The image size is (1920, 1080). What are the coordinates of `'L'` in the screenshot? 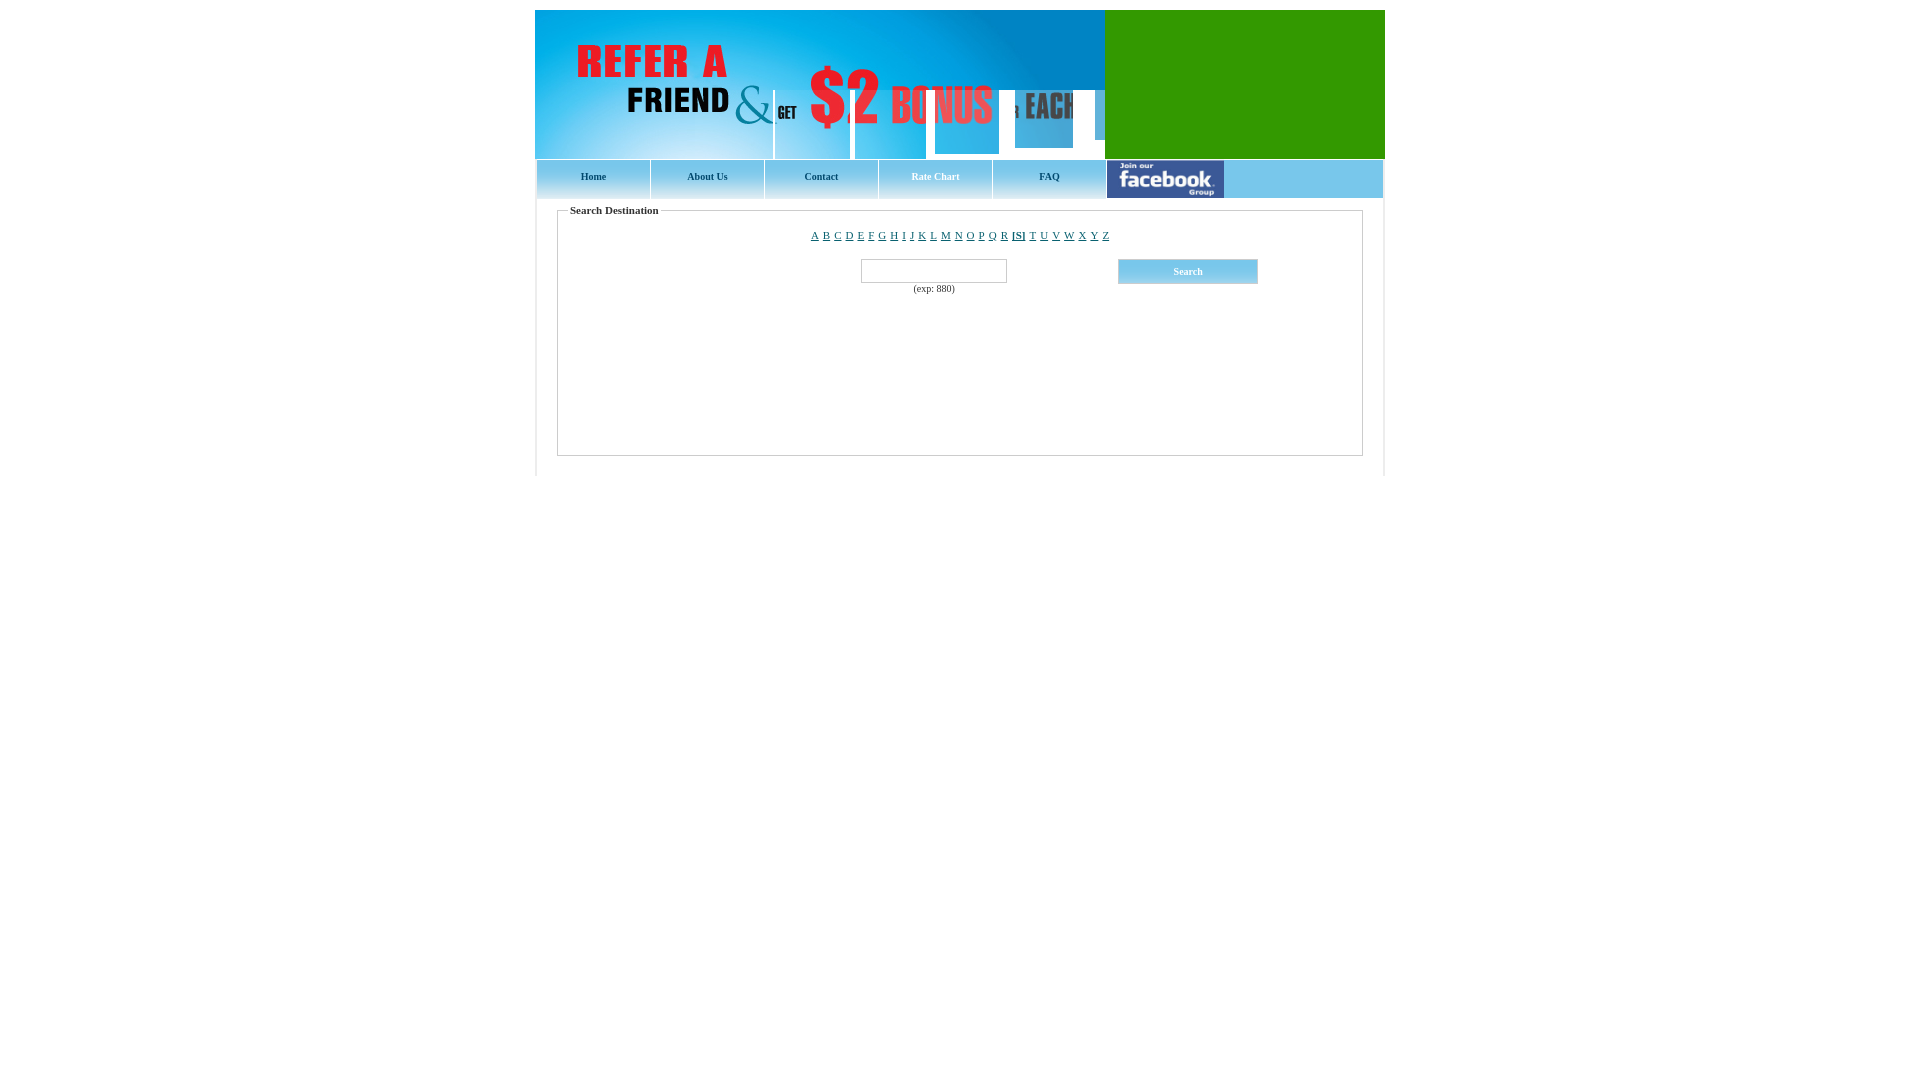 It's located at (929, 234).